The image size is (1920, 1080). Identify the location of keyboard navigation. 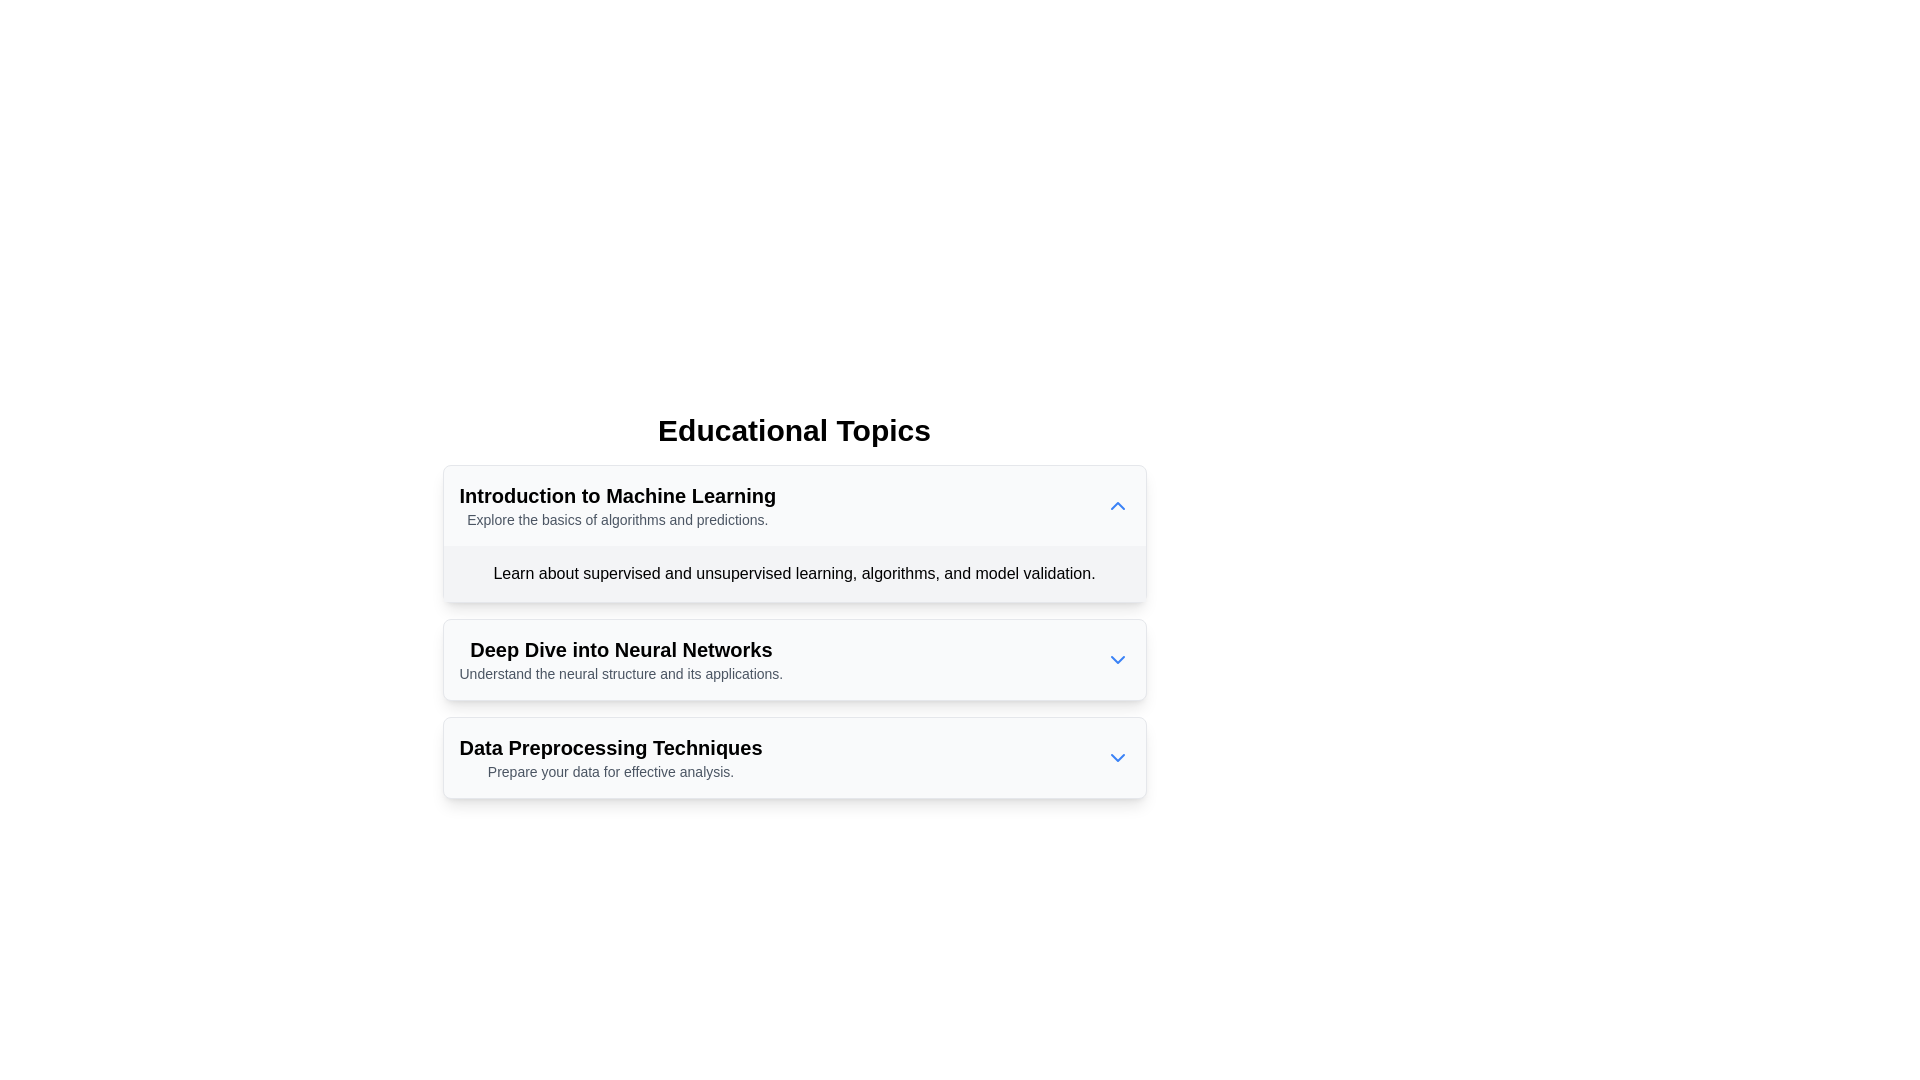
(793, 659).